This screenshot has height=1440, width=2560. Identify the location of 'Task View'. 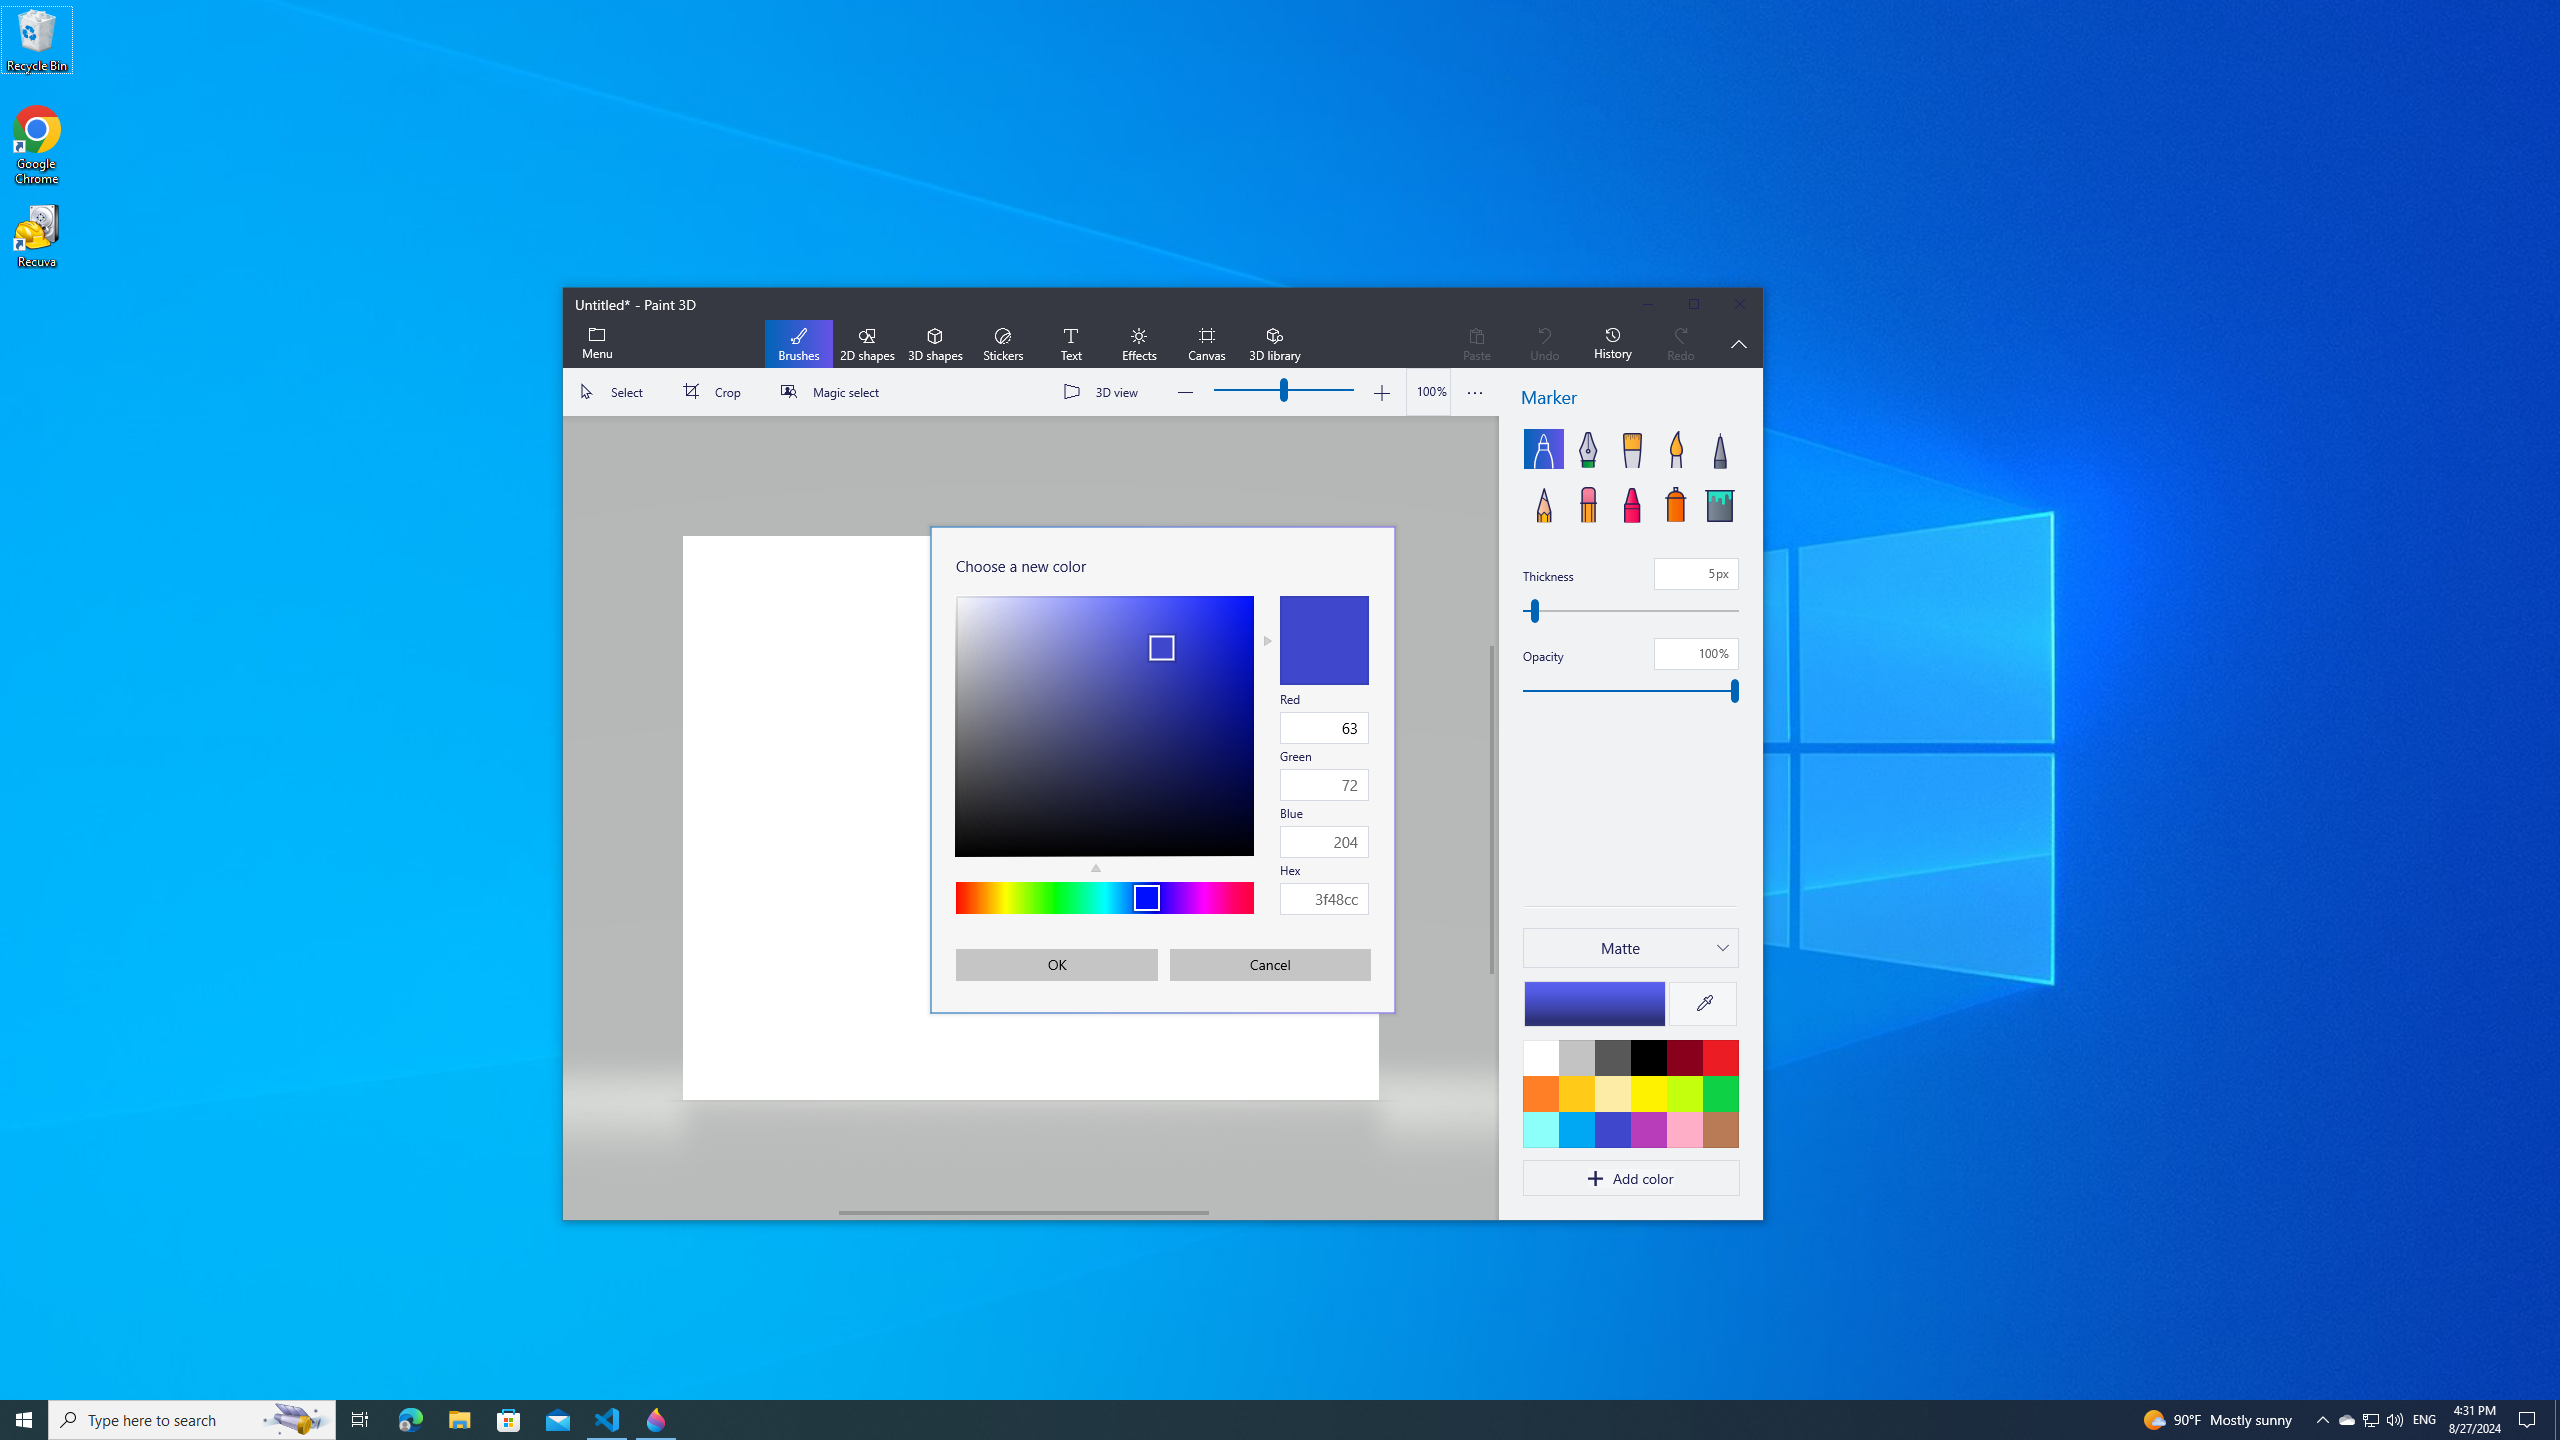
(358, 1418).